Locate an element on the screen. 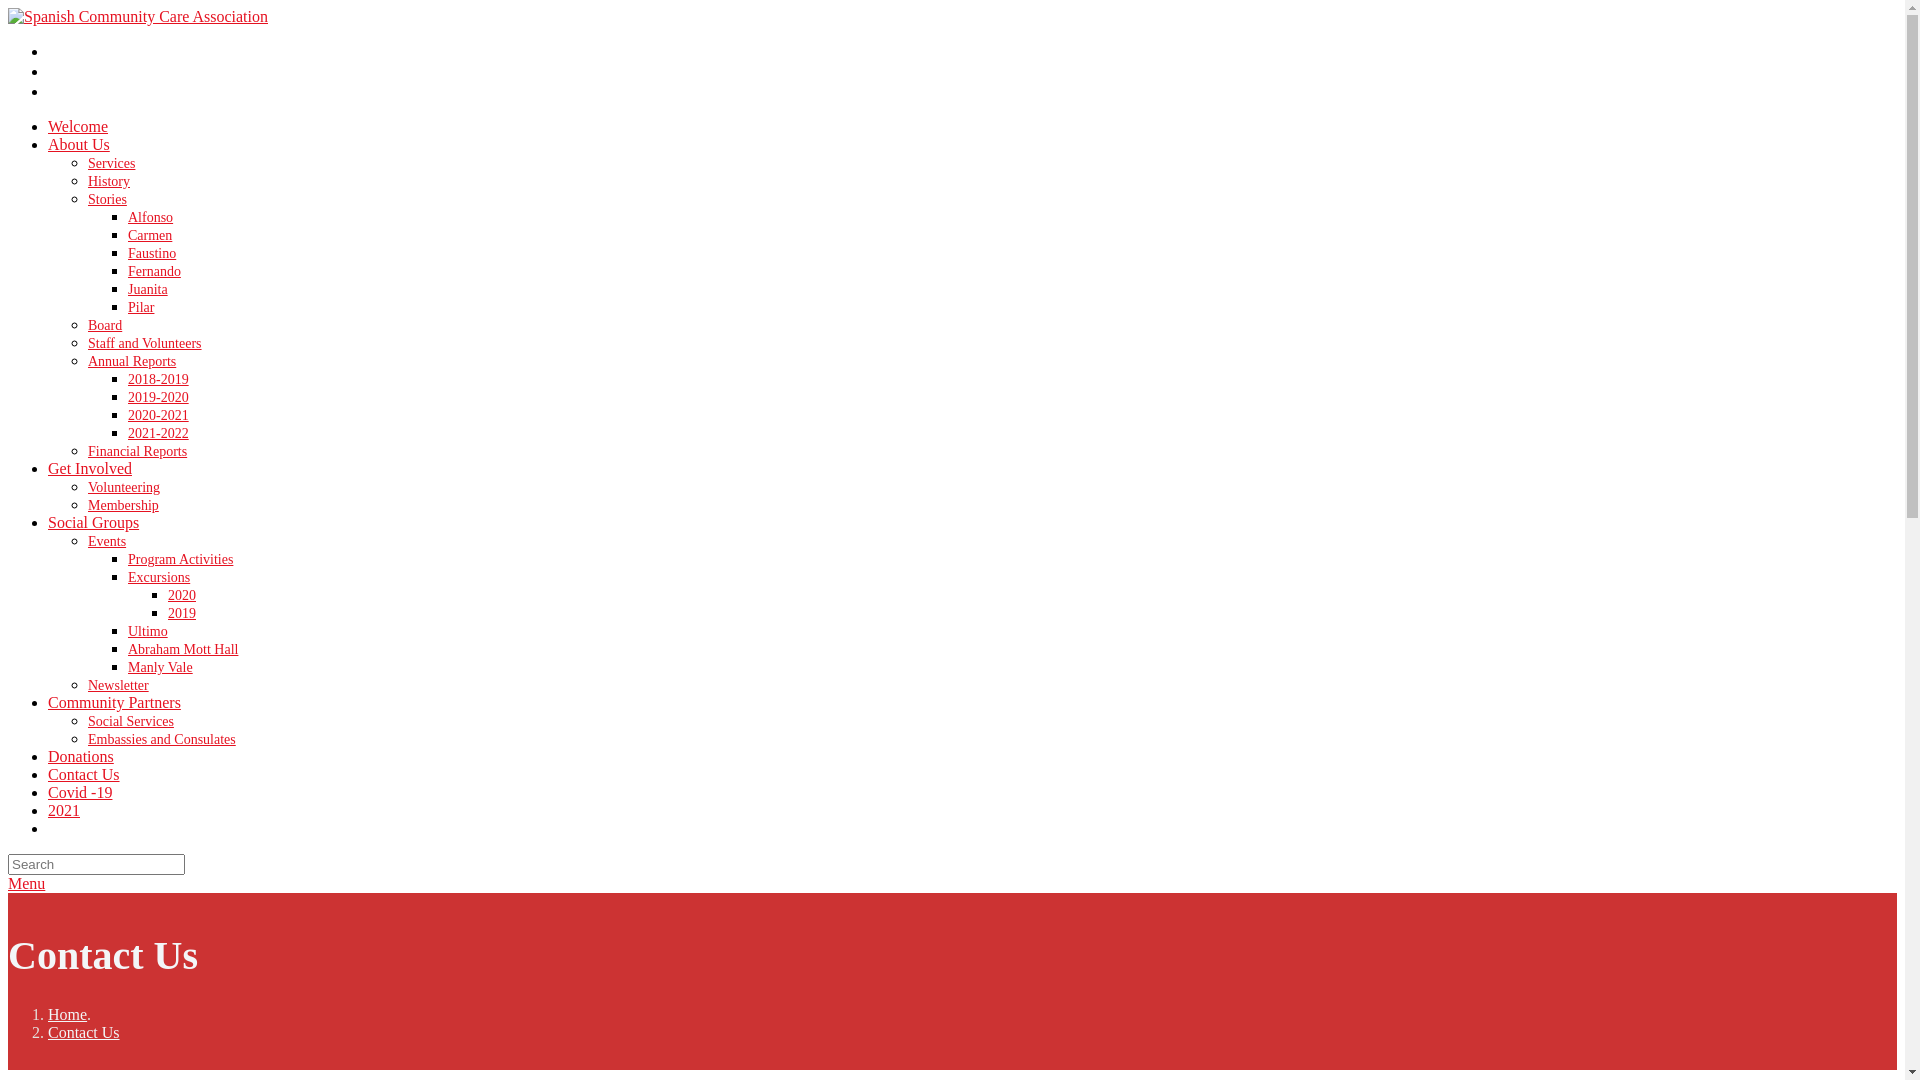 Image resolution: width=1920 pixels, height=1080 pixels. 'Embassies and Consulates' is located at coordinates (162, 739).